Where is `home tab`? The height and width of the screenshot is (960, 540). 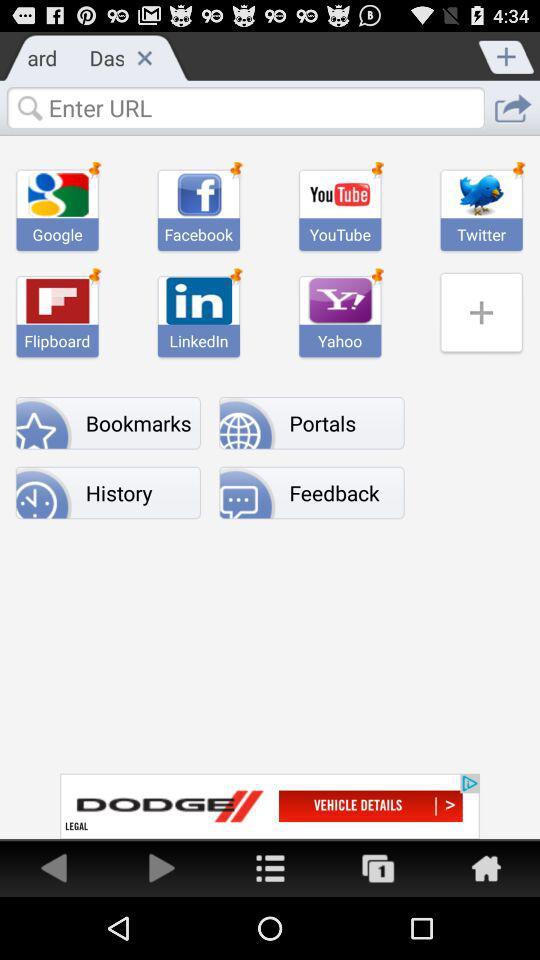 home tab is located at coordinates (270, 866).